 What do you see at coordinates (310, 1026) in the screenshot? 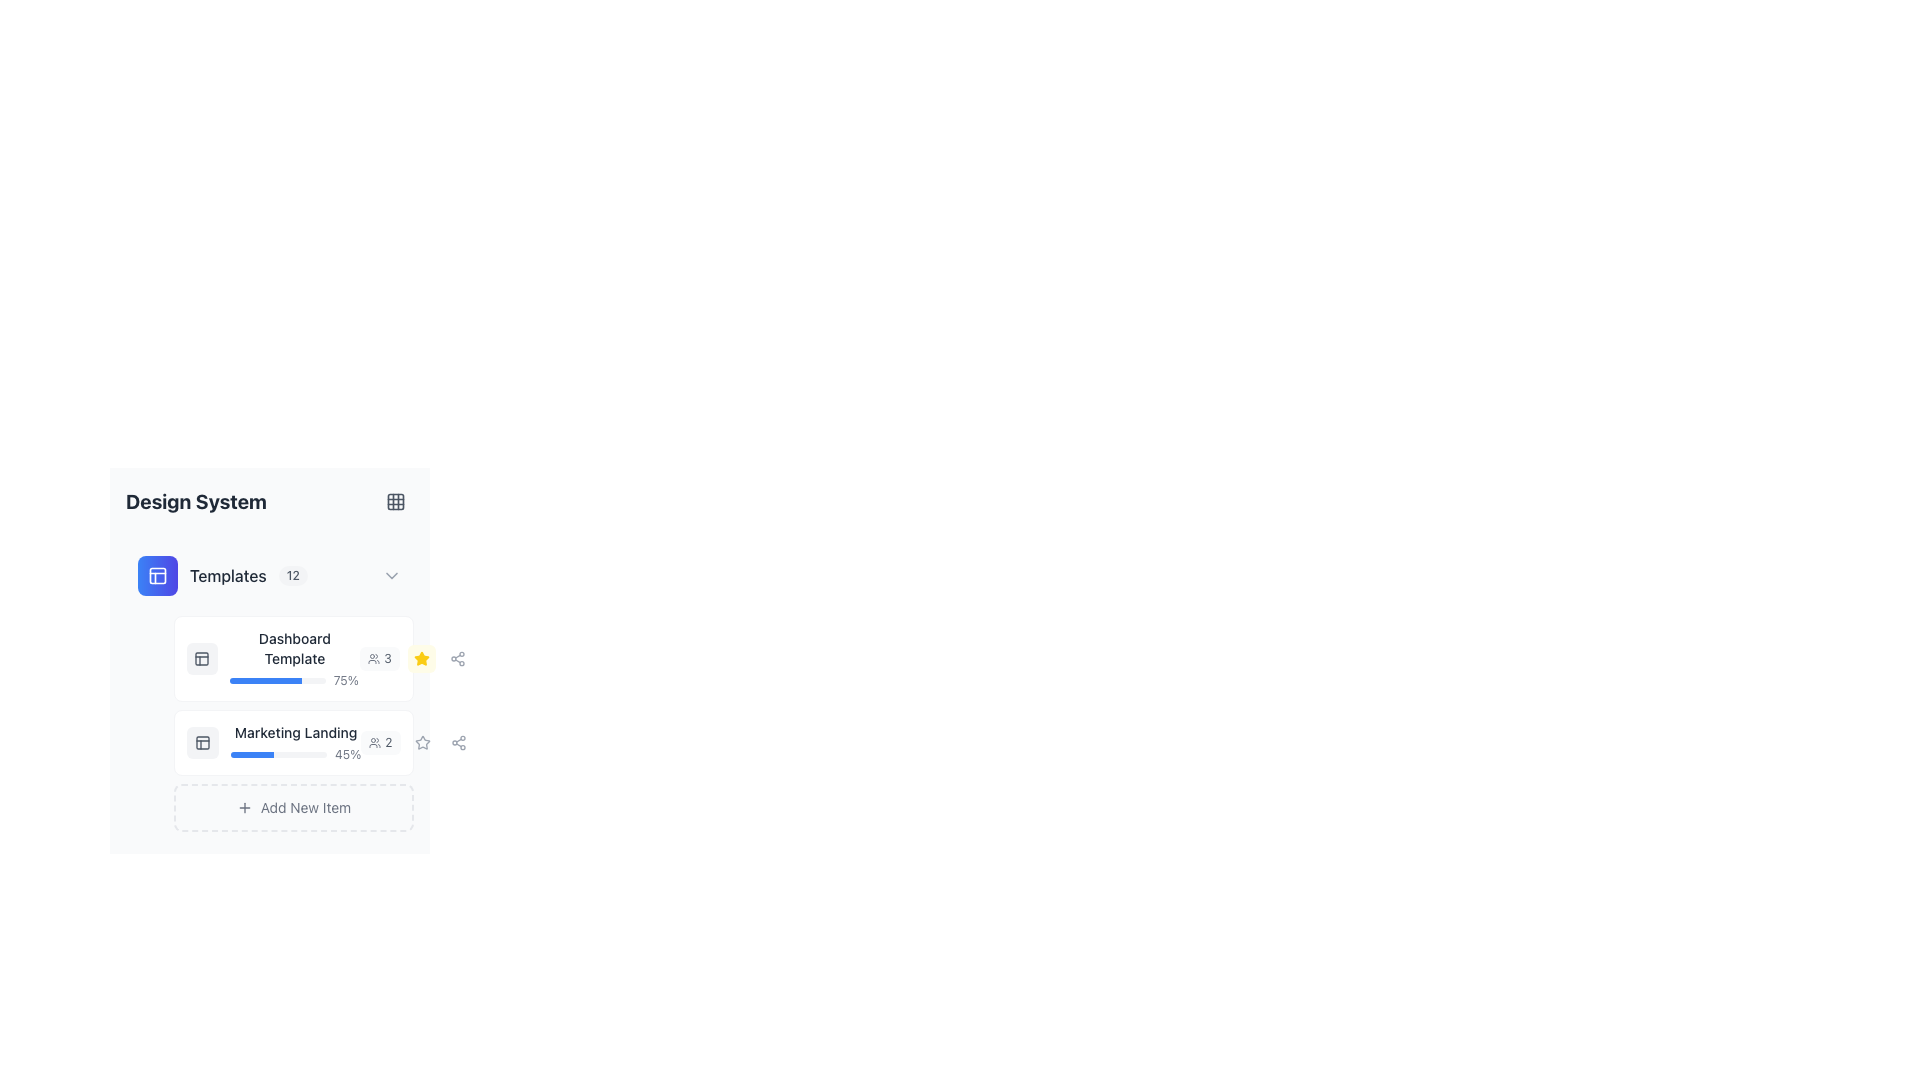
I see `the informational tag displaying the number of users associated with the 'Marketing Landing' entry` at bounding box center [310, 1026].